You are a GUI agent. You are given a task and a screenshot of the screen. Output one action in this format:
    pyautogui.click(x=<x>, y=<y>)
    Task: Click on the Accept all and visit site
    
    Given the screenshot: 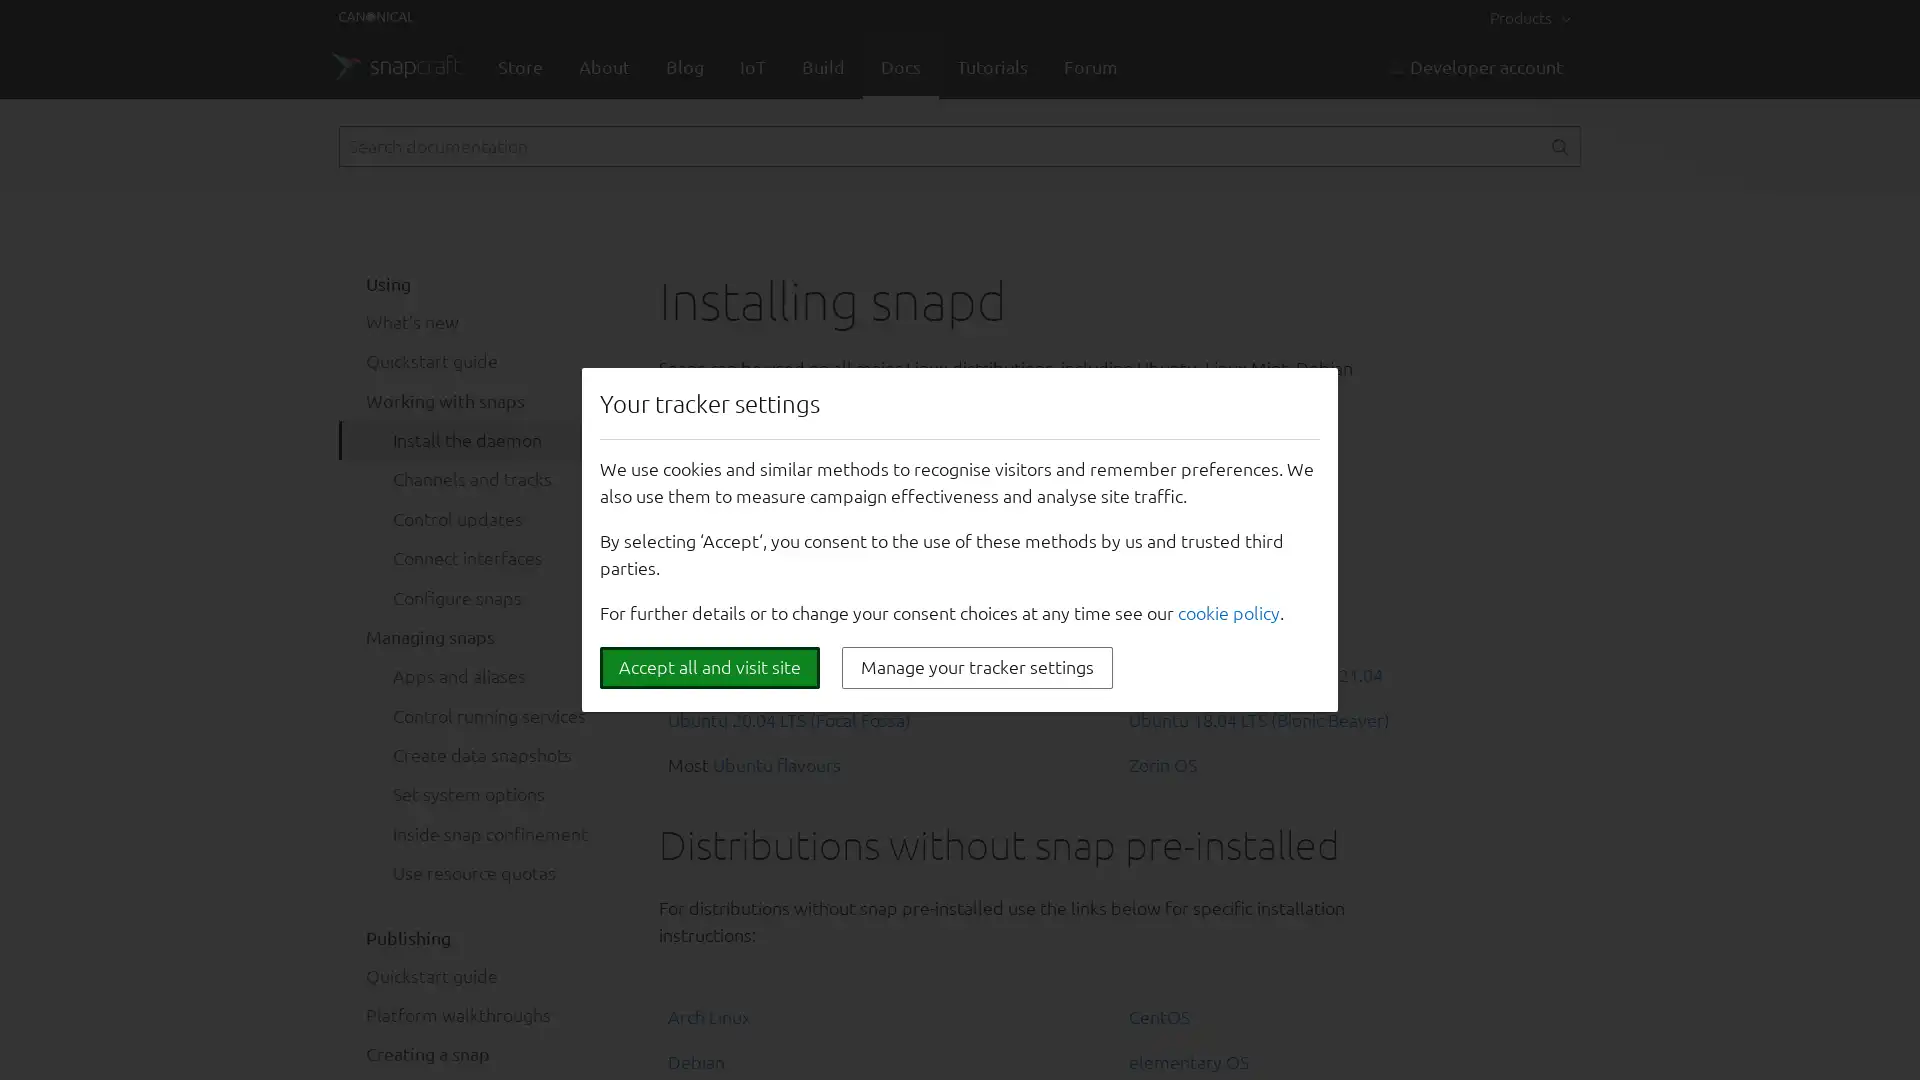 What is the action you would take?
    pyautogui.click(x=710, y=667)
    